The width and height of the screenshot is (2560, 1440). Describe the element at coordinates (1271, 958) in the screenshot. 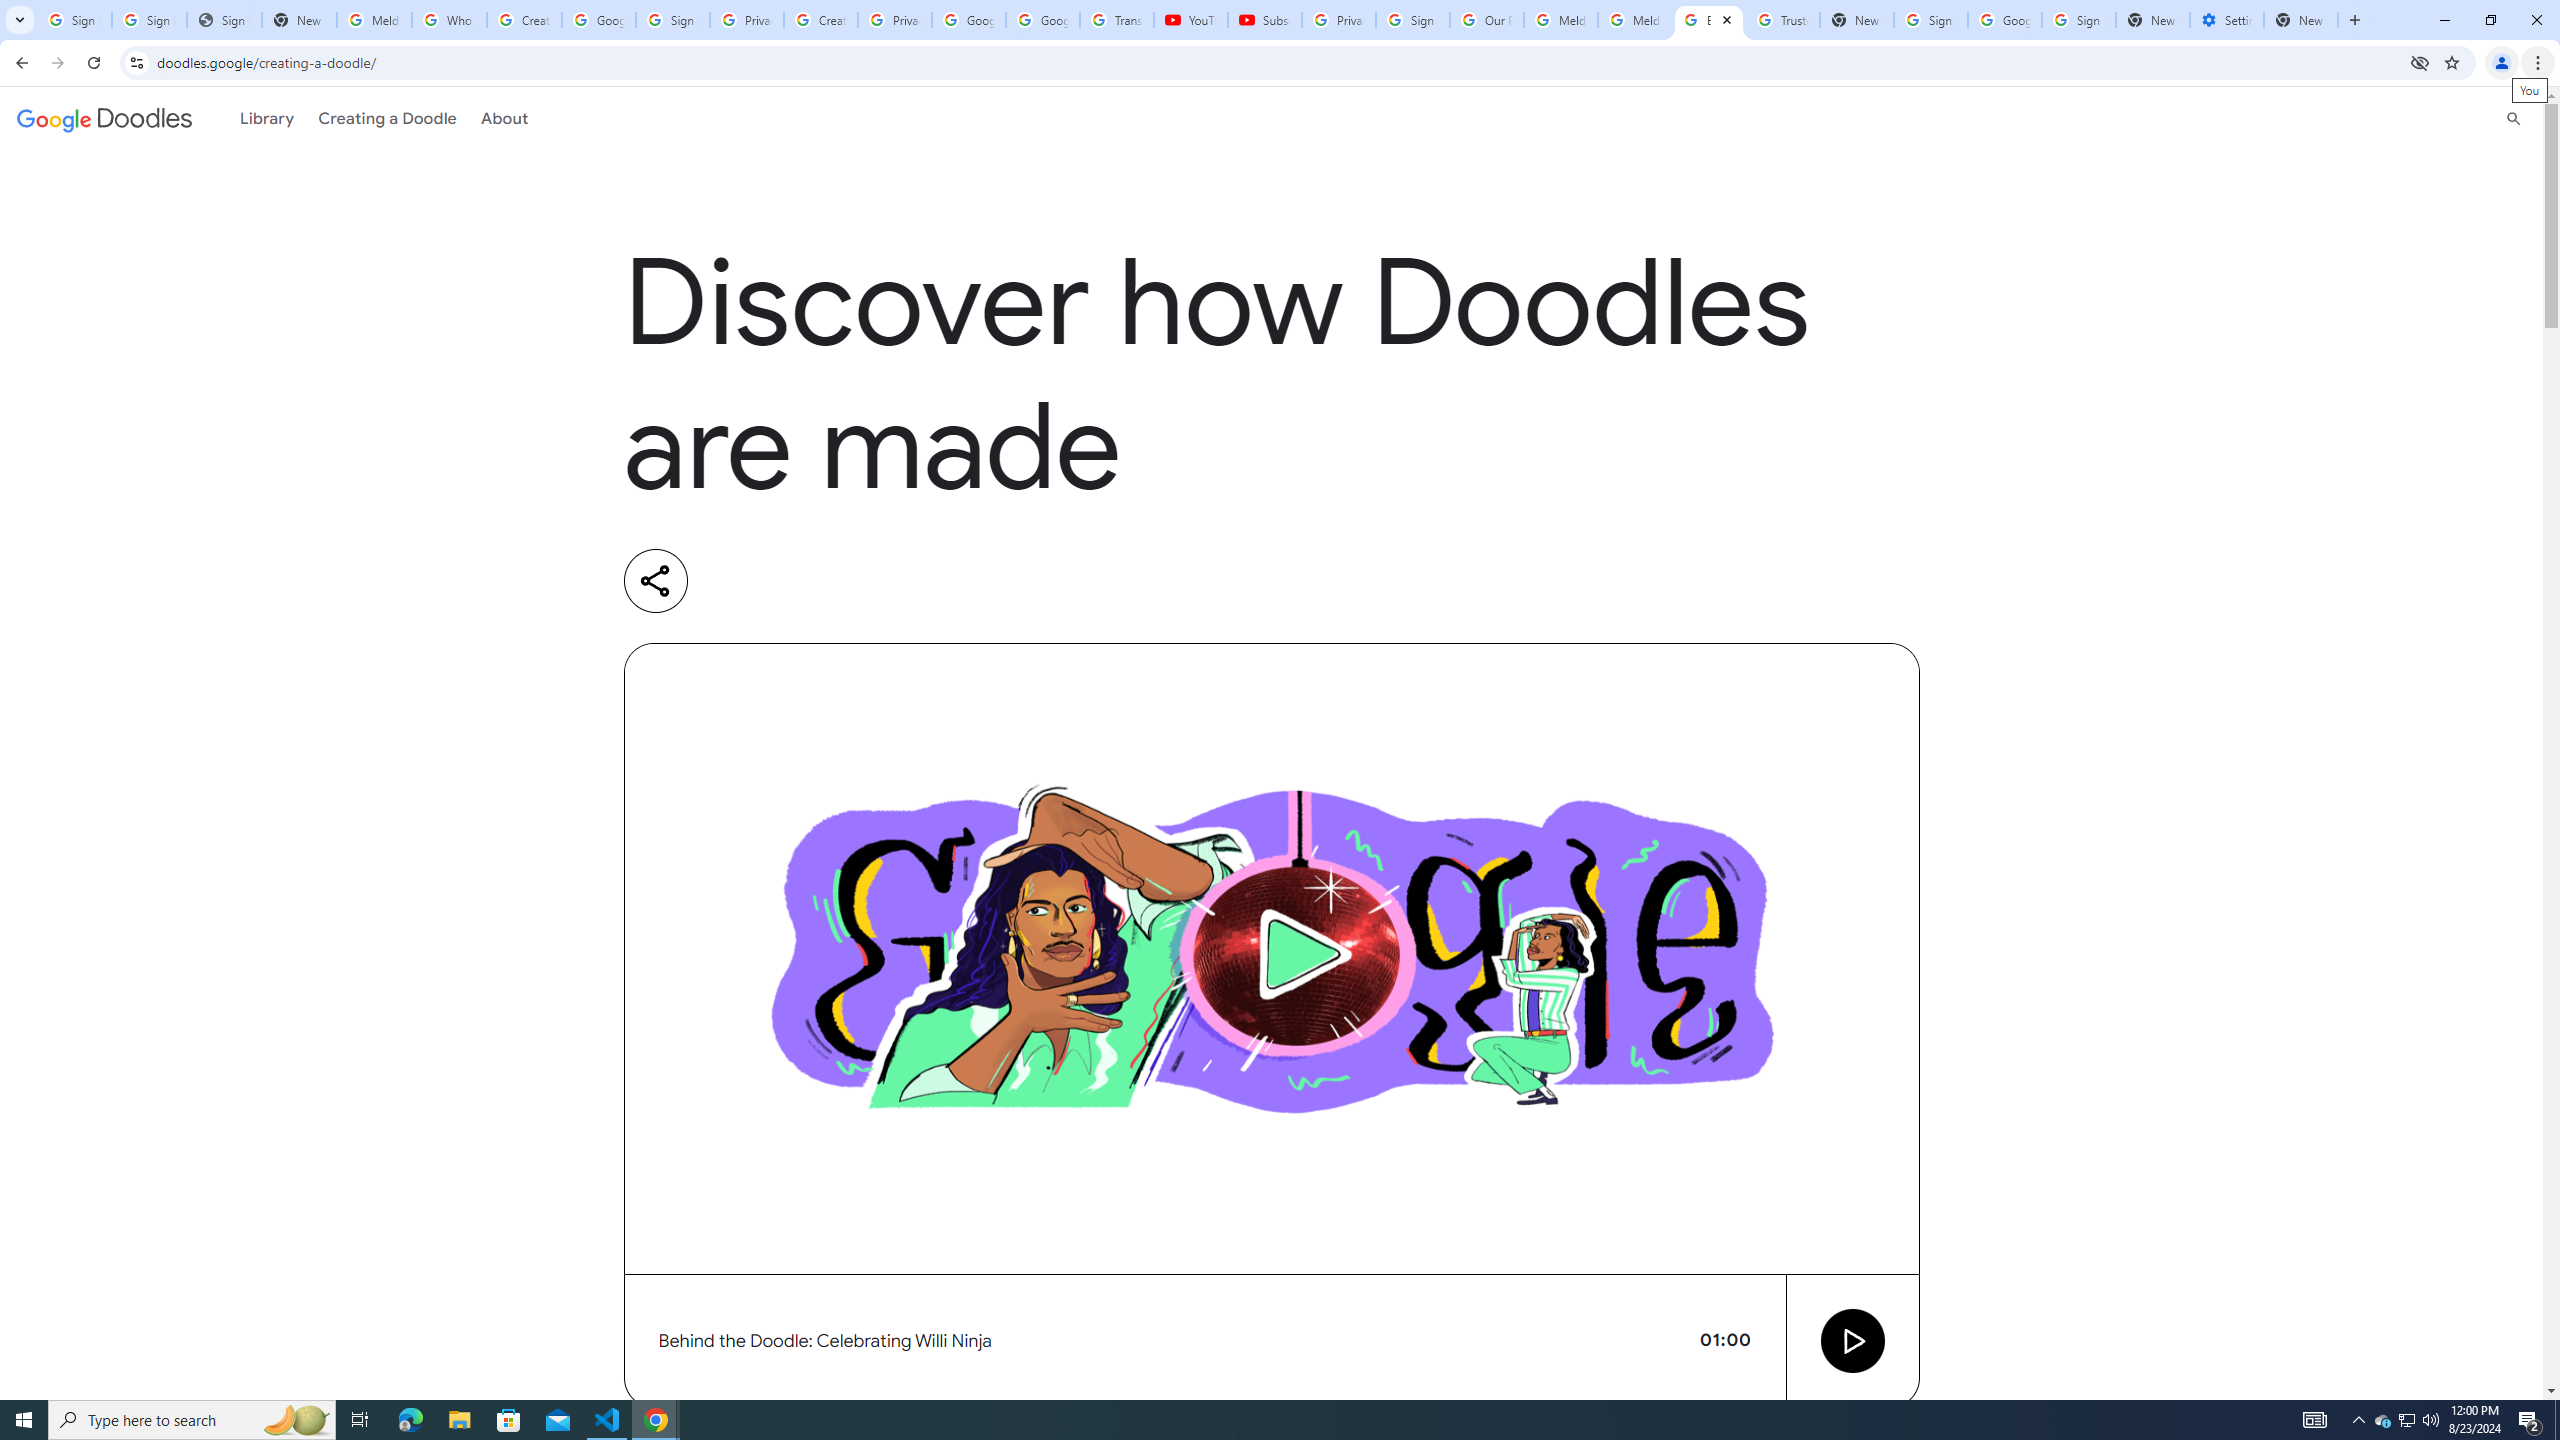

I see `'Video preview image'` at that location.